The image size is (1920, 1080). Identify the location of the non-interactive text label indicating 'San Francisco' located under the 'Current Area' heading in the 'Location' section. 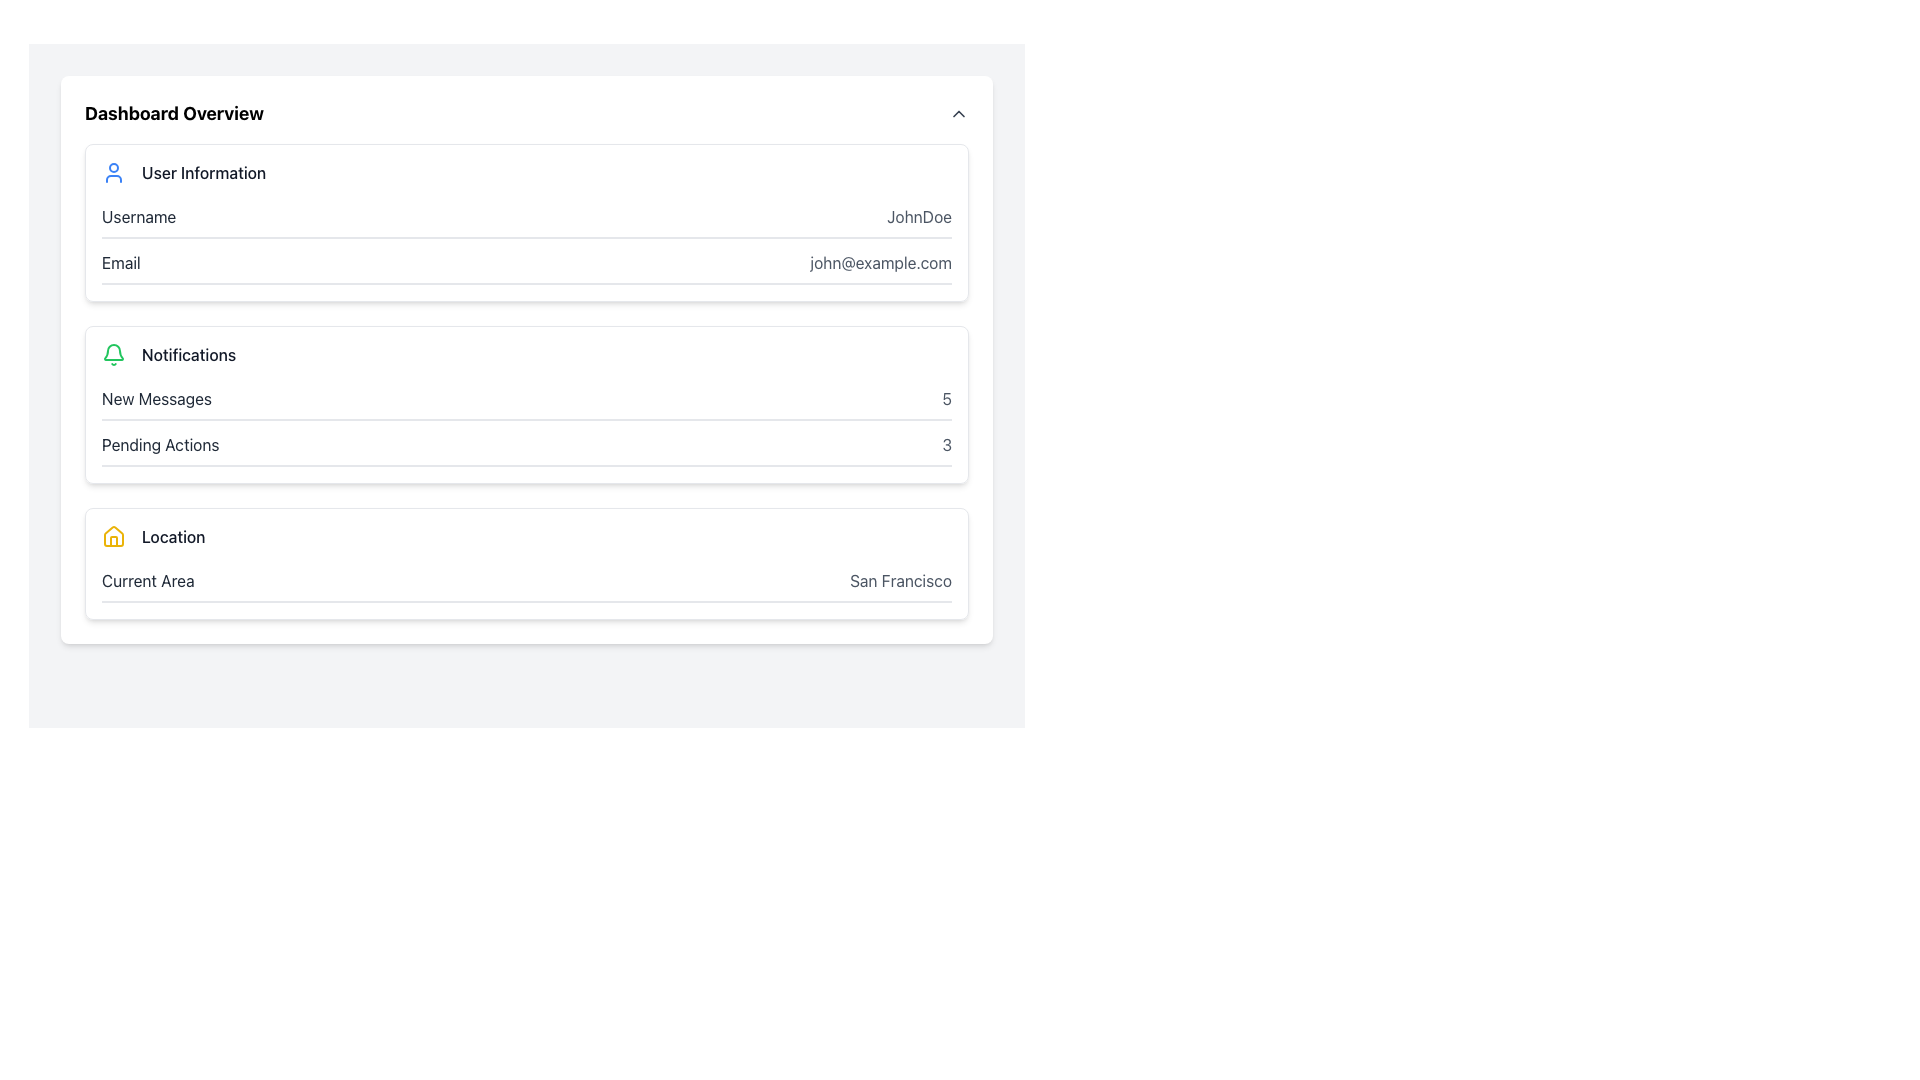
(900, 581).